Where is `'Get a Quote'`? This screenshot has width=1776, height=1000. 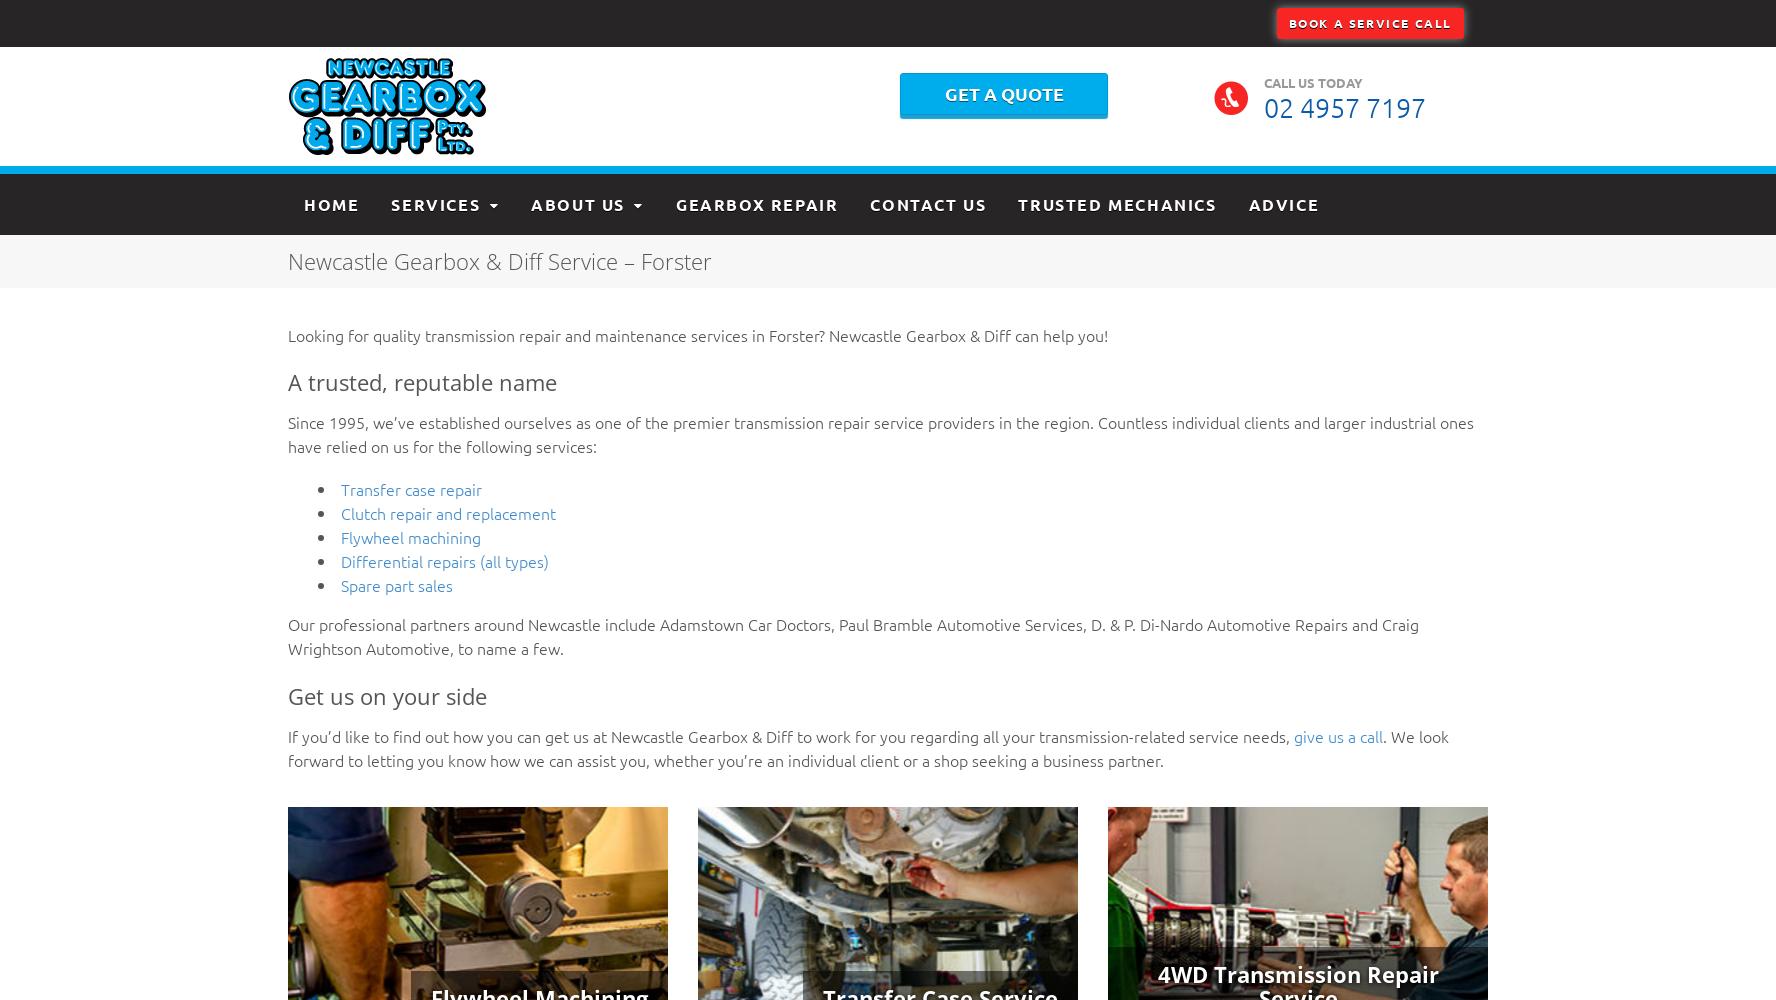 'Get a Quote' is located at coordinates (1003, 91).